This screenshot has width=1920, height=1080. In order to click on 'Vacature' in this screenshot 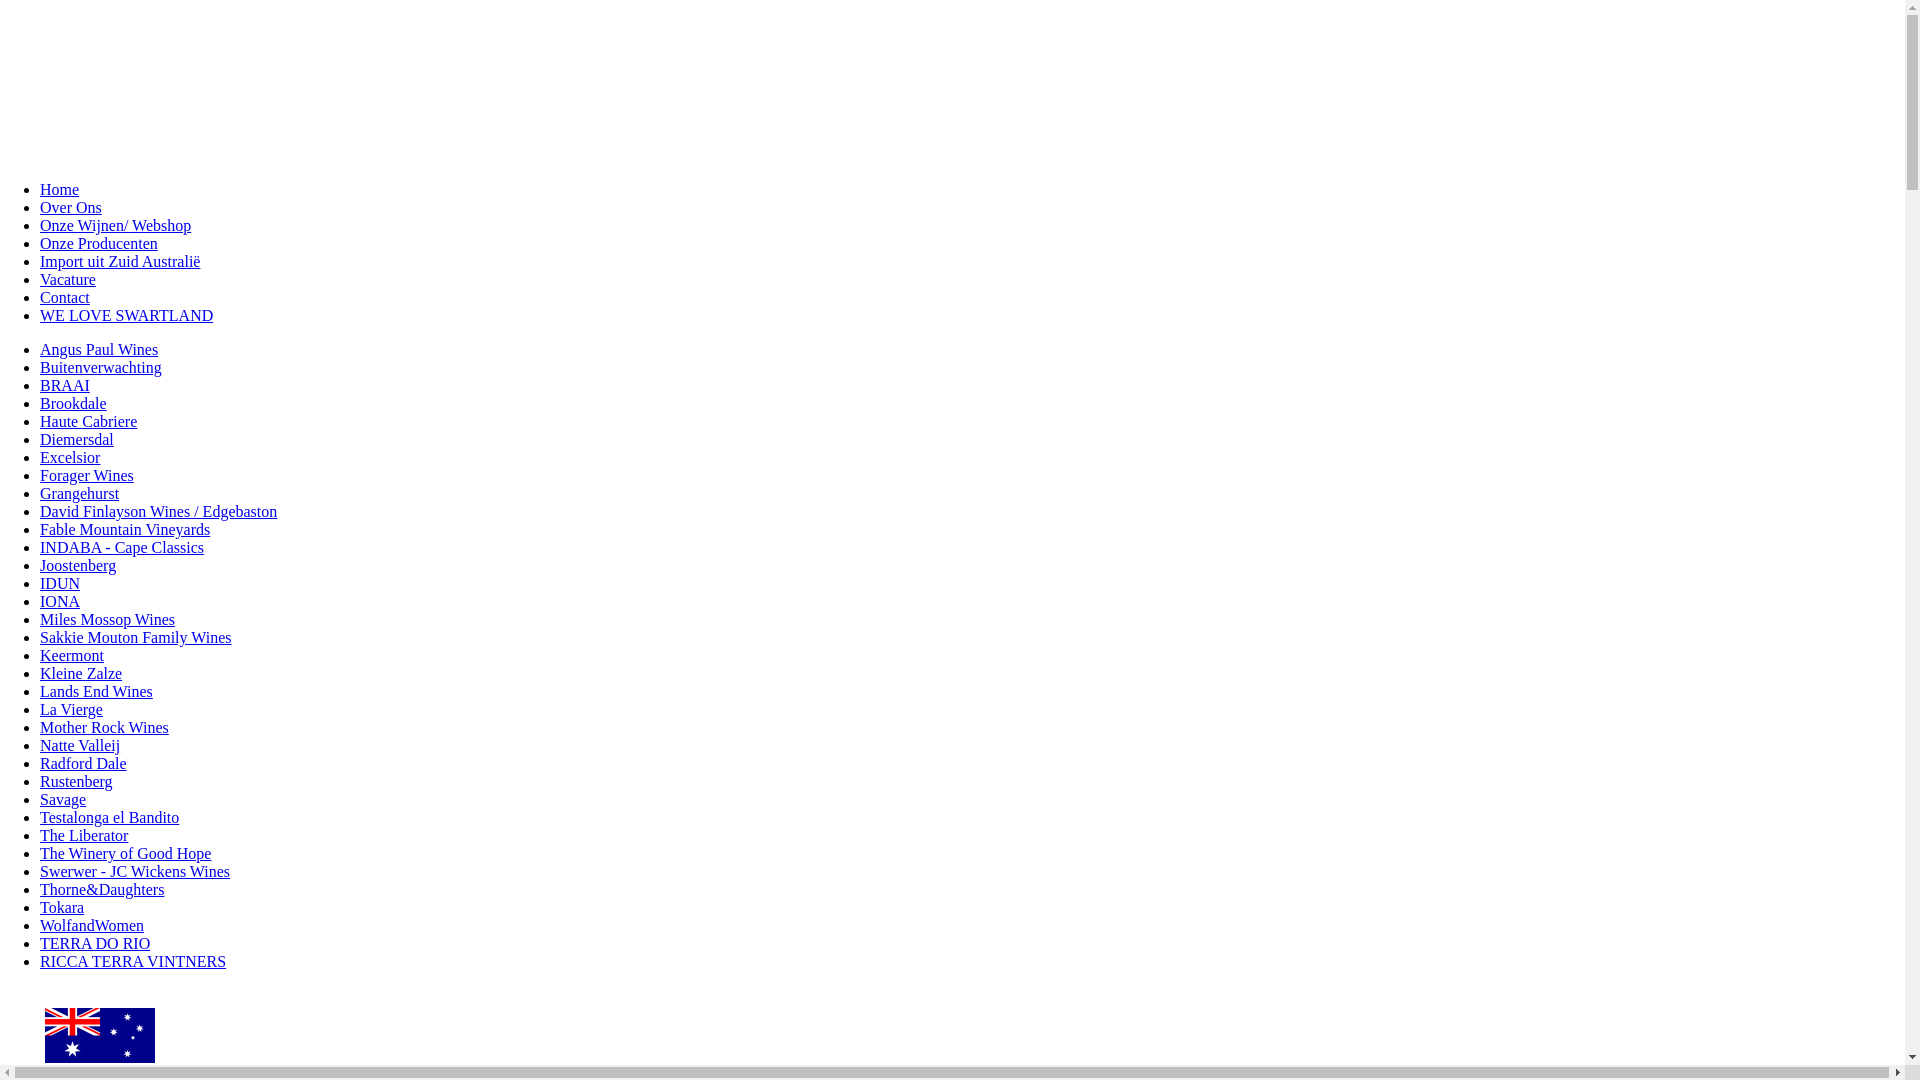, I will do `click(67, 279)`.